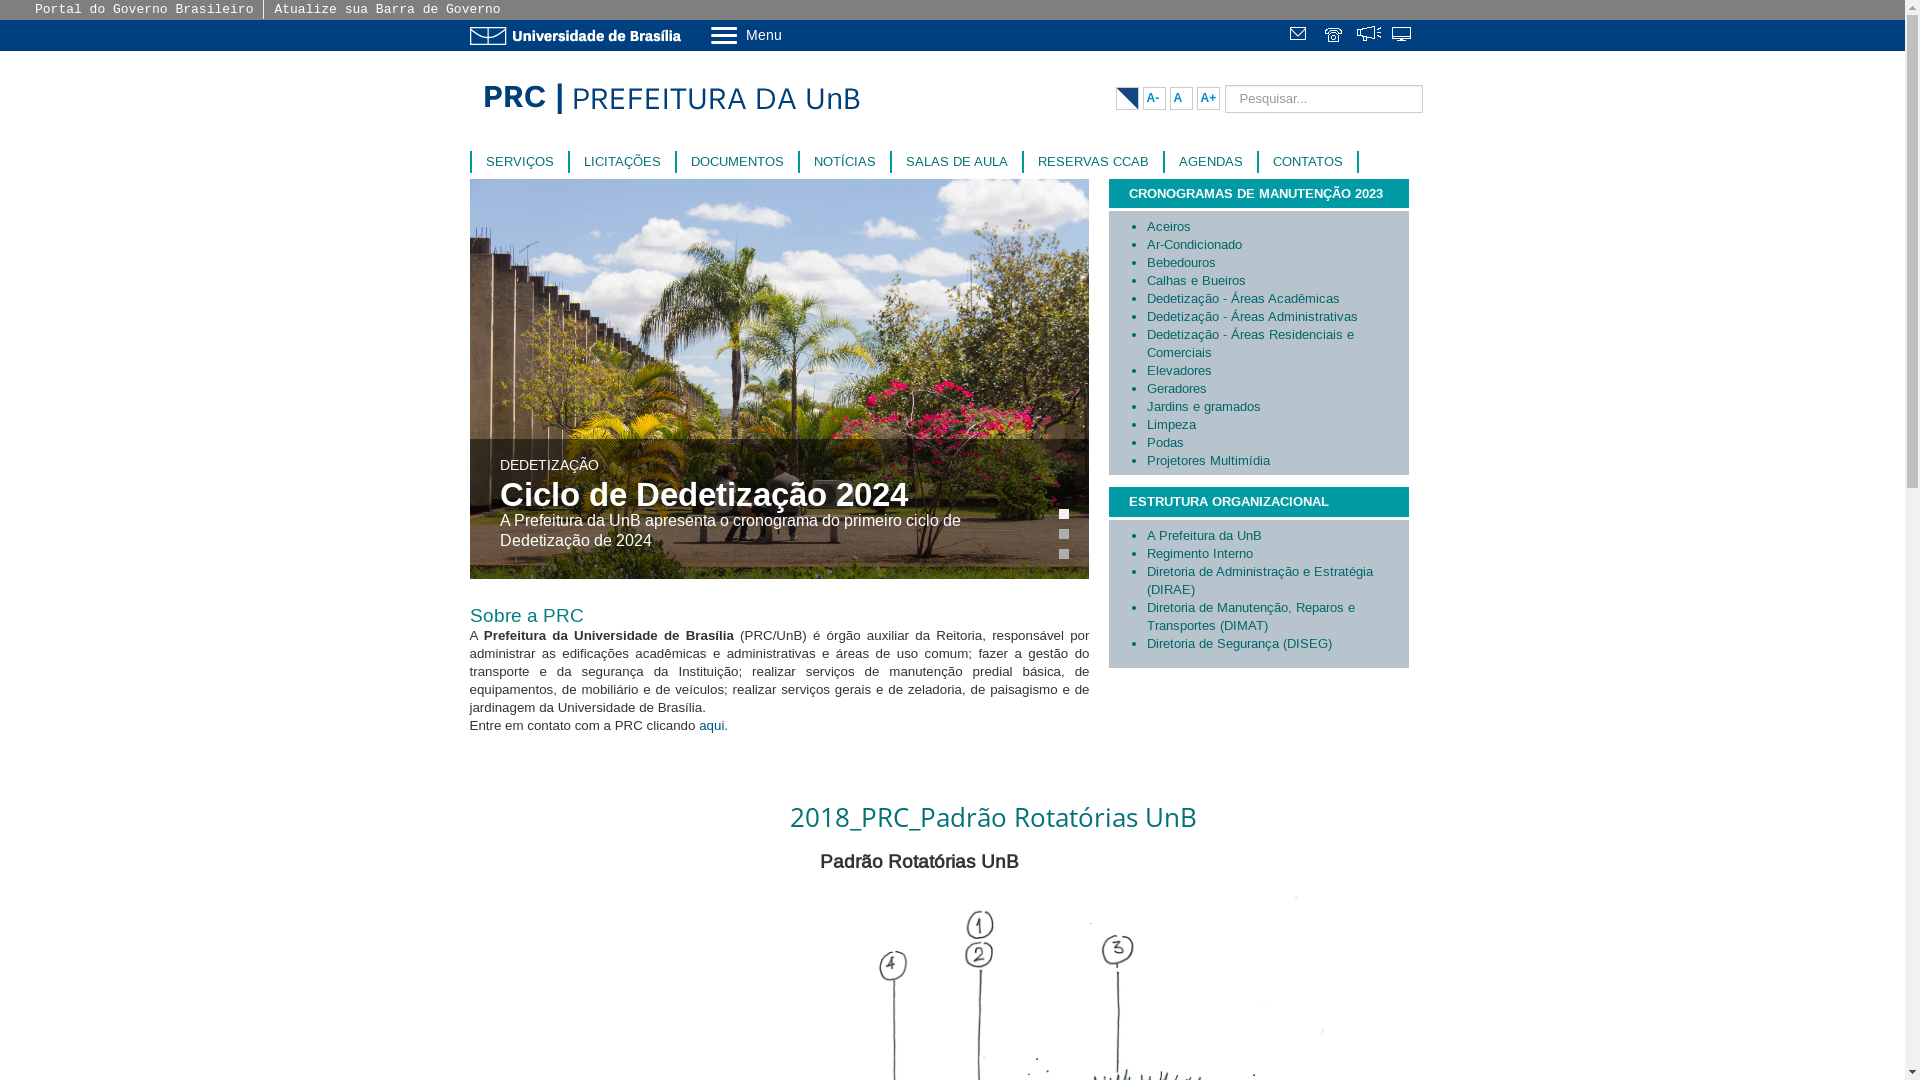  What do you see at coordinates (1389, 36) in the screenshot?
I see `'Sistemas'` at bounding box center [1389, 36].